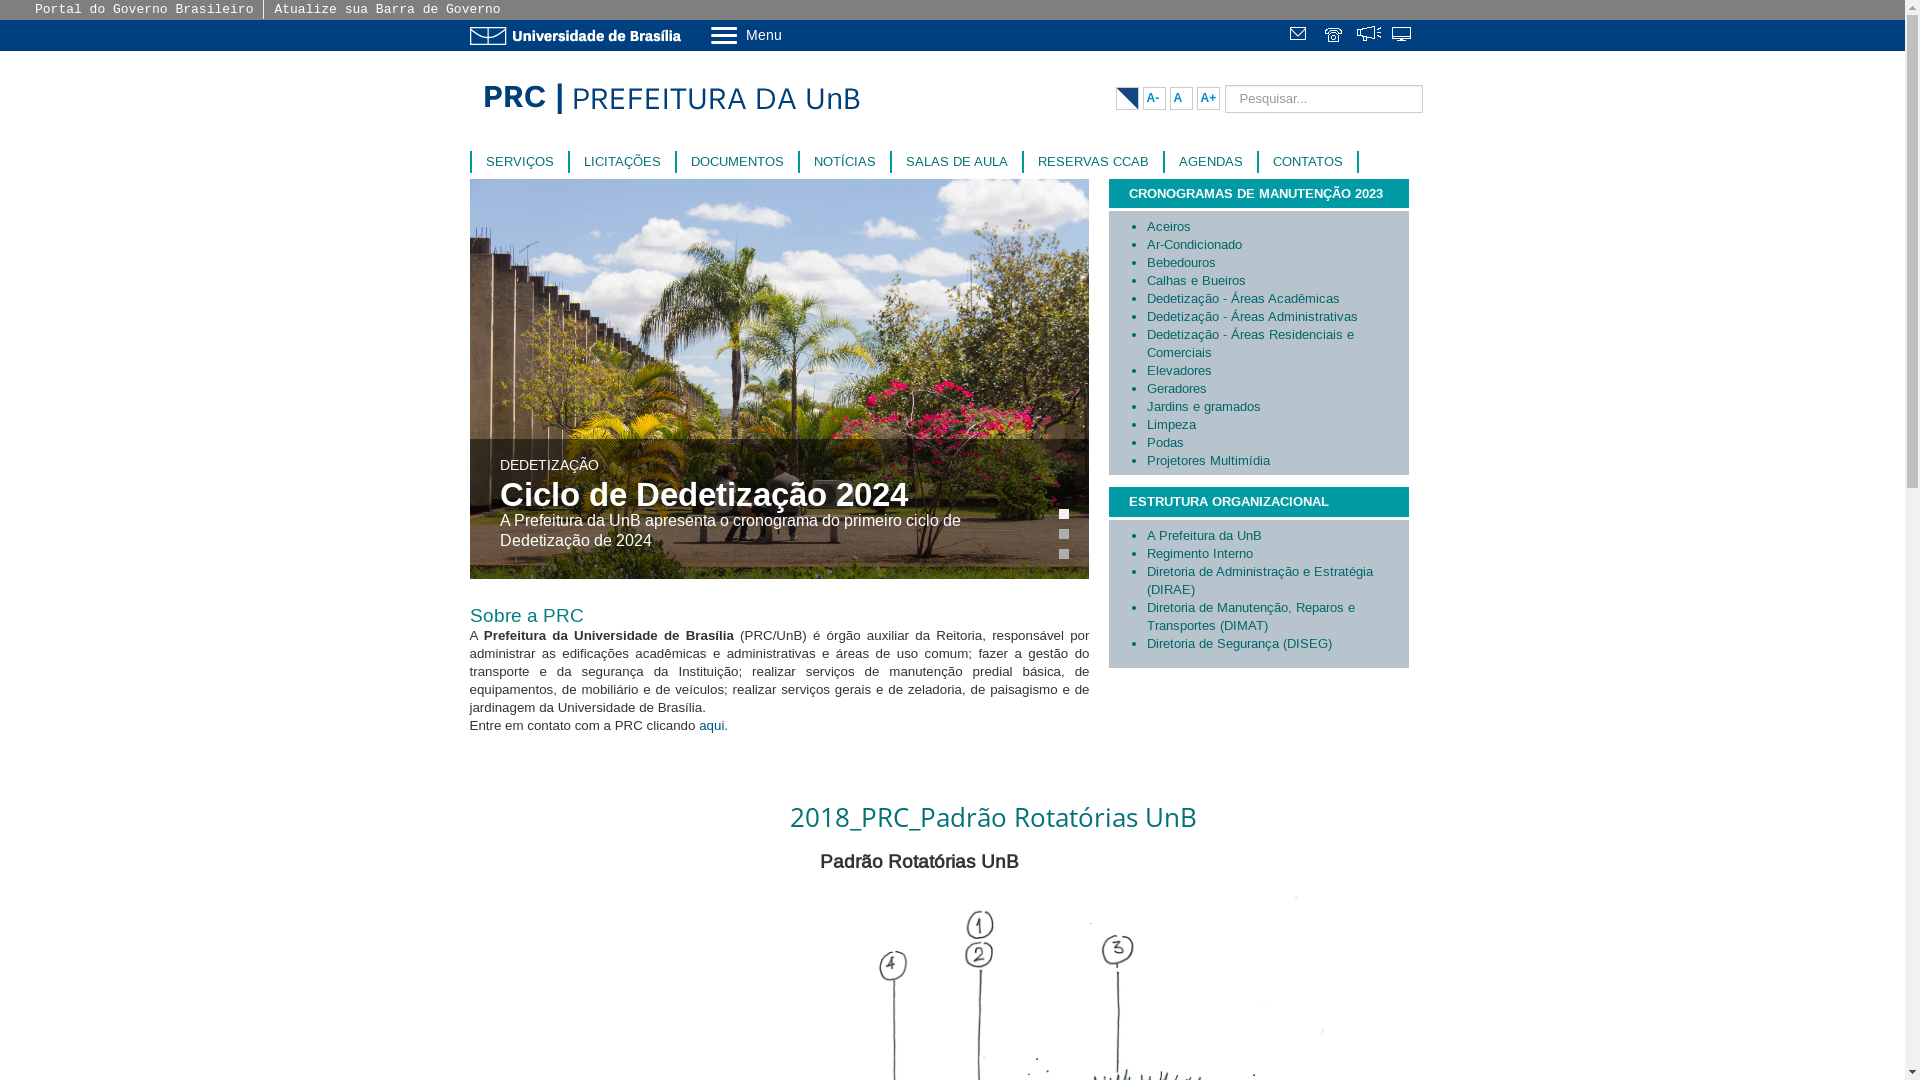  What do you see at coordinates (1389, 36) in the screenshot?
I see `'Sistemas'` at bounding box center [1389, 36].